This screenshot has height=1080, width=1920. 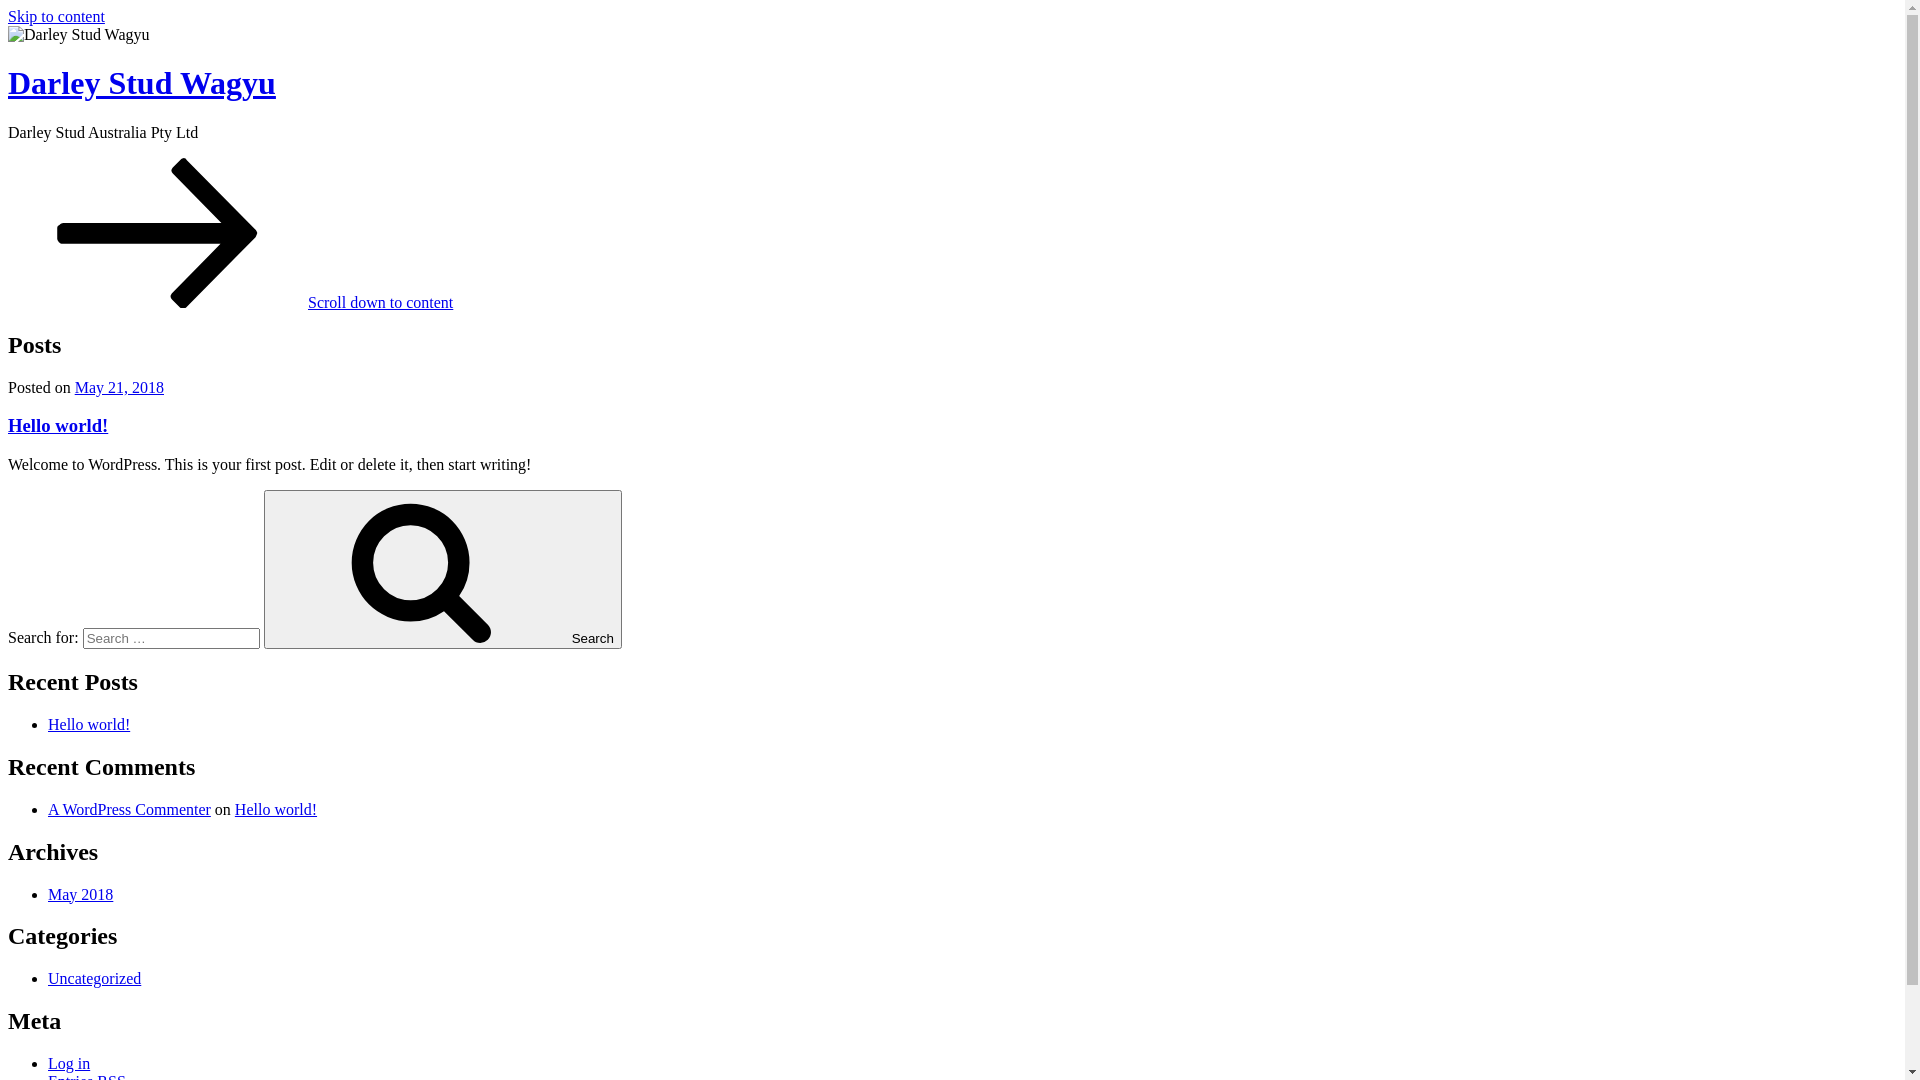 What do you see at coordinates (128, 808) in the screenshot?
I see `'A WordPress Commenter'` at bounding box center [128, 808].